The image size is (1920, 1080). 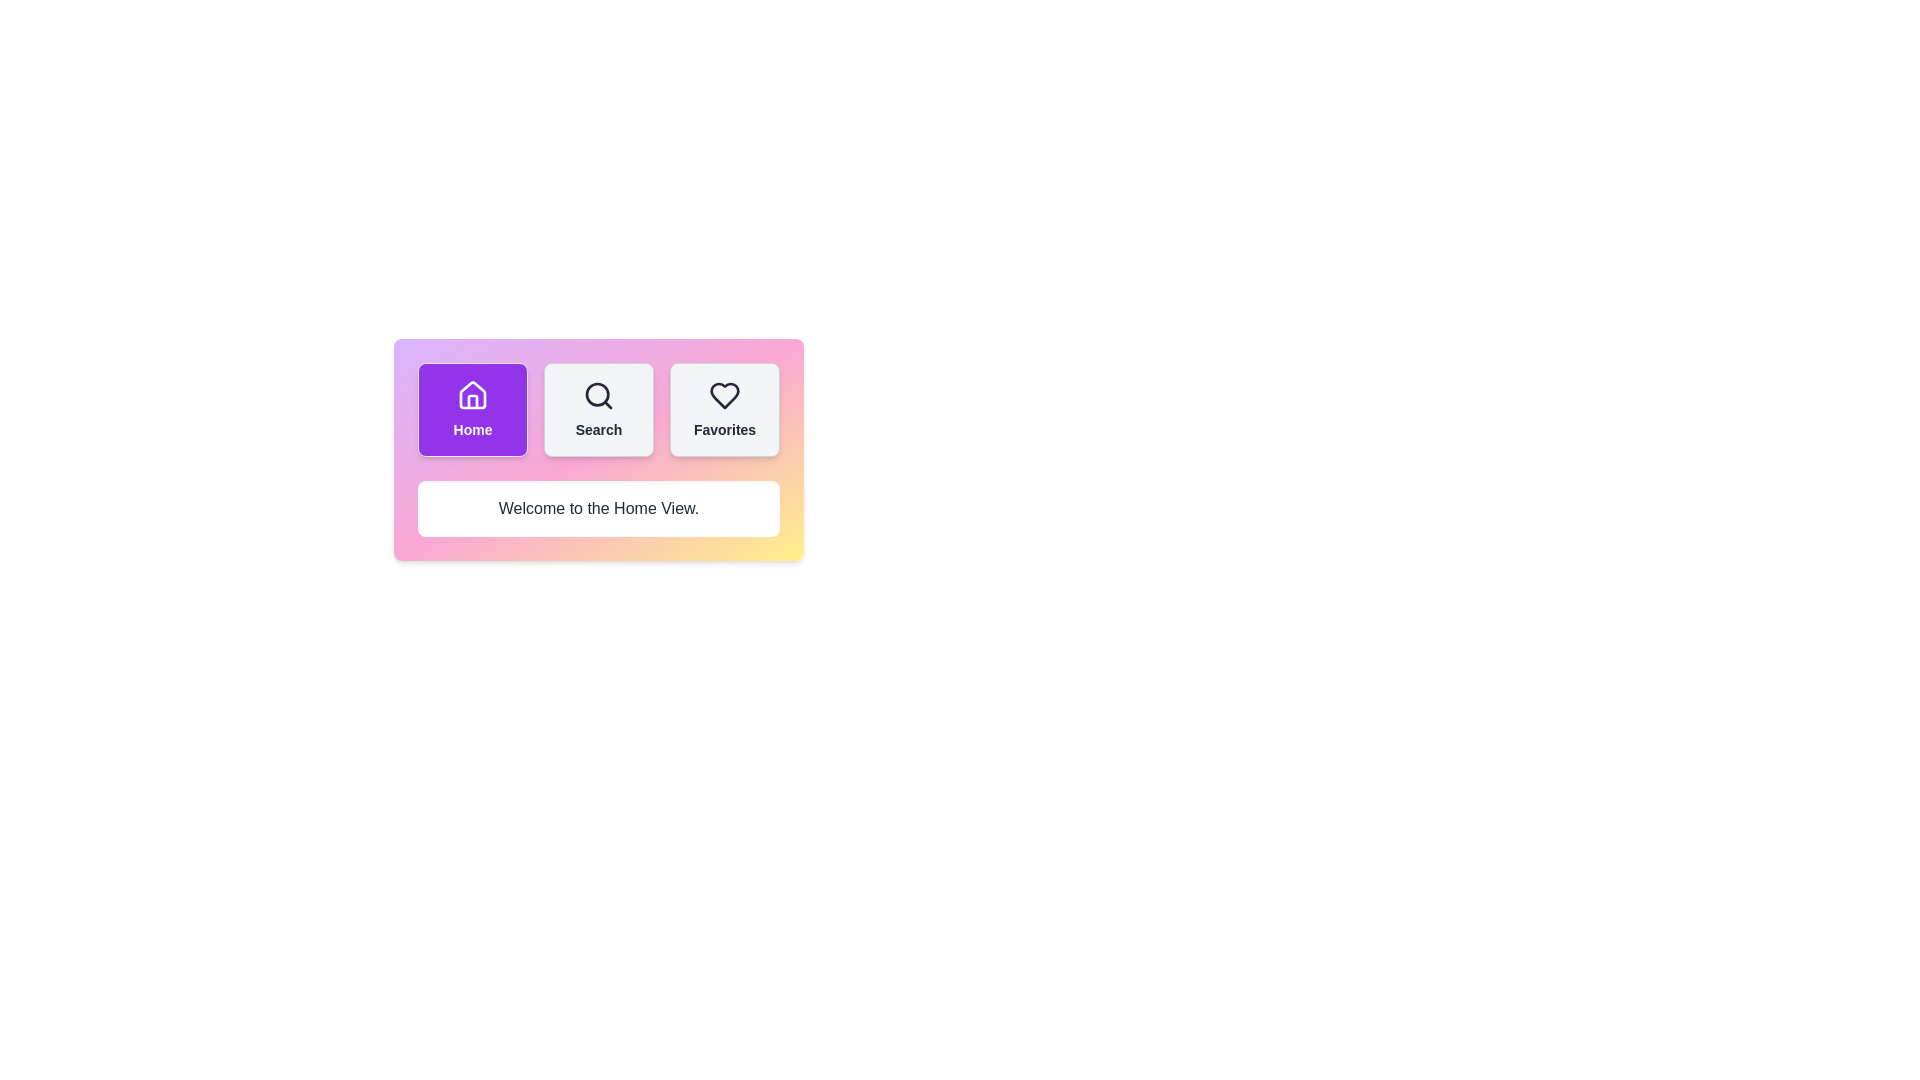 What do you see at coordinates (598, 396) in the screenshot?
I see `the search icon in the center of the 'Search' button` at bounding box center [598, 396].